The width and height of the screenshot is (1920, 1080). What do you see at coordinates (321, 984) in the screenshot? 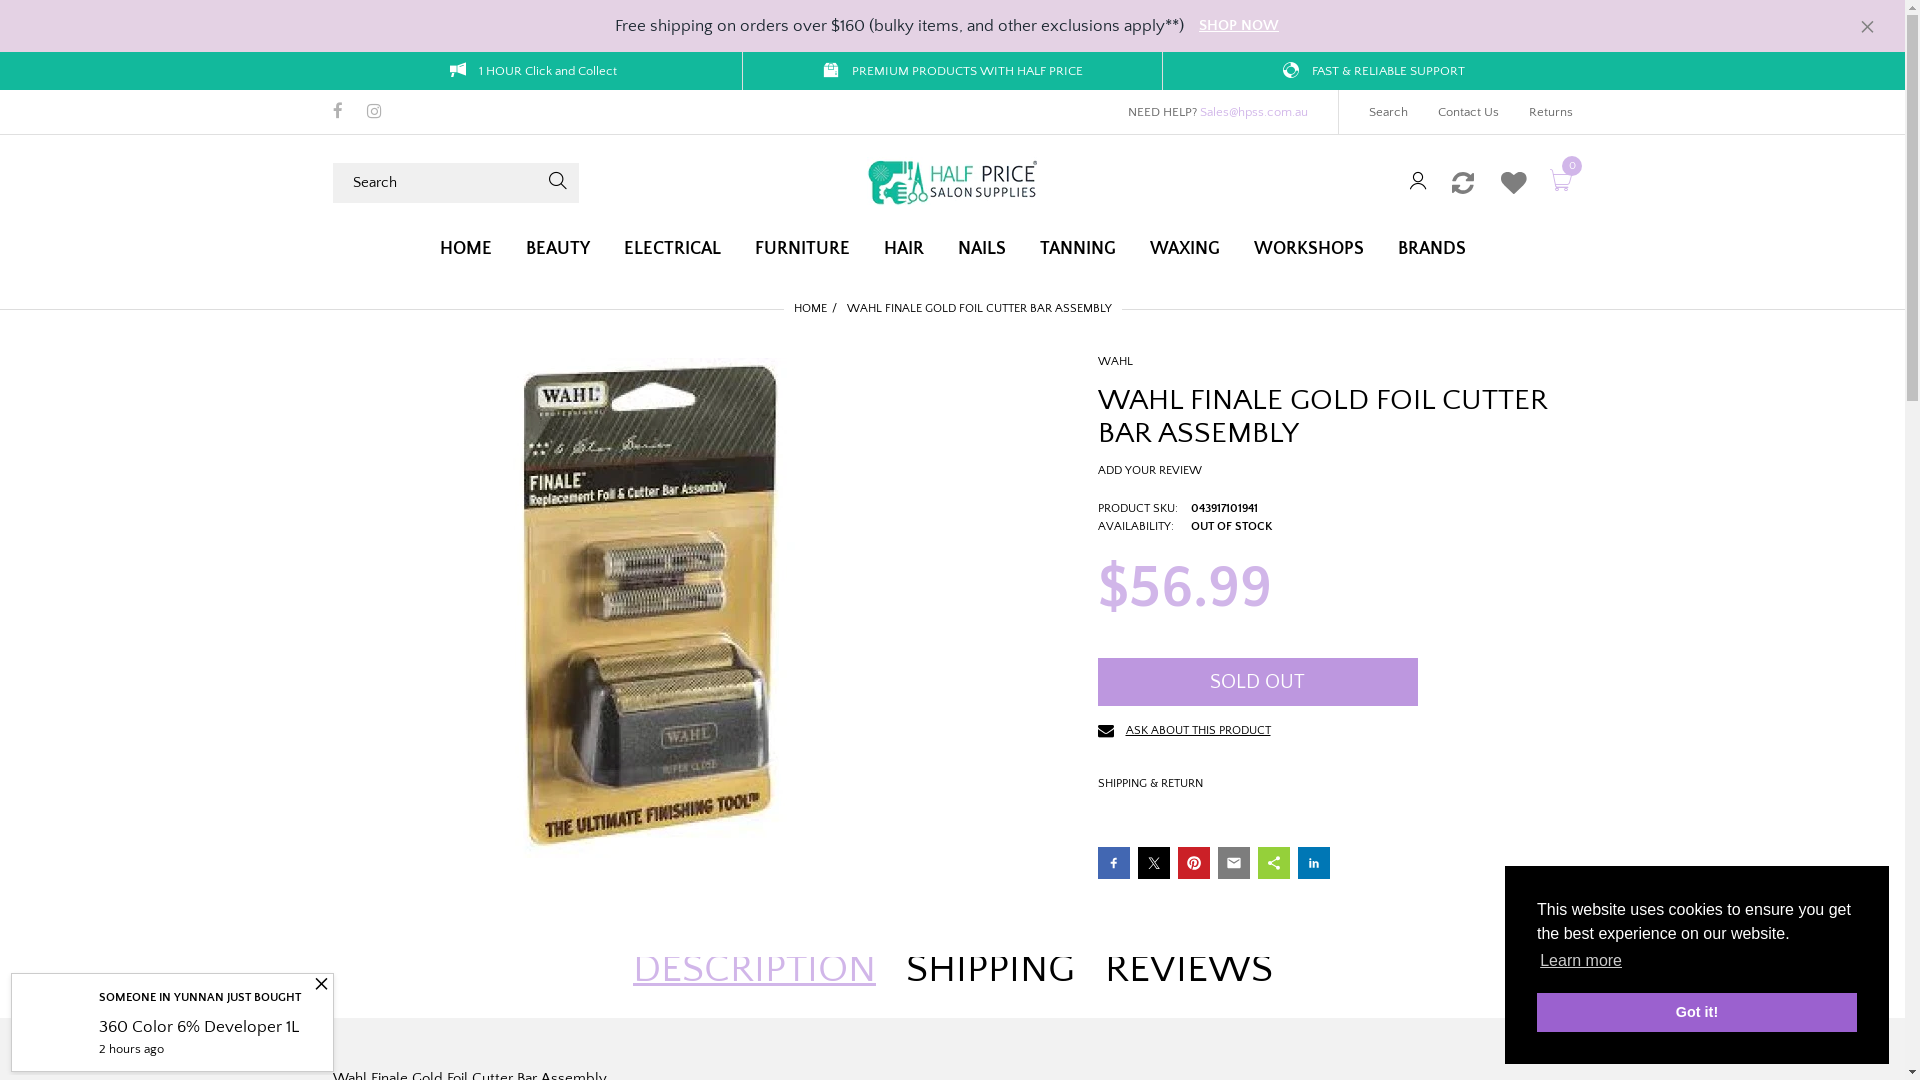
I see `'Close'` at bounding box center [321, 984].